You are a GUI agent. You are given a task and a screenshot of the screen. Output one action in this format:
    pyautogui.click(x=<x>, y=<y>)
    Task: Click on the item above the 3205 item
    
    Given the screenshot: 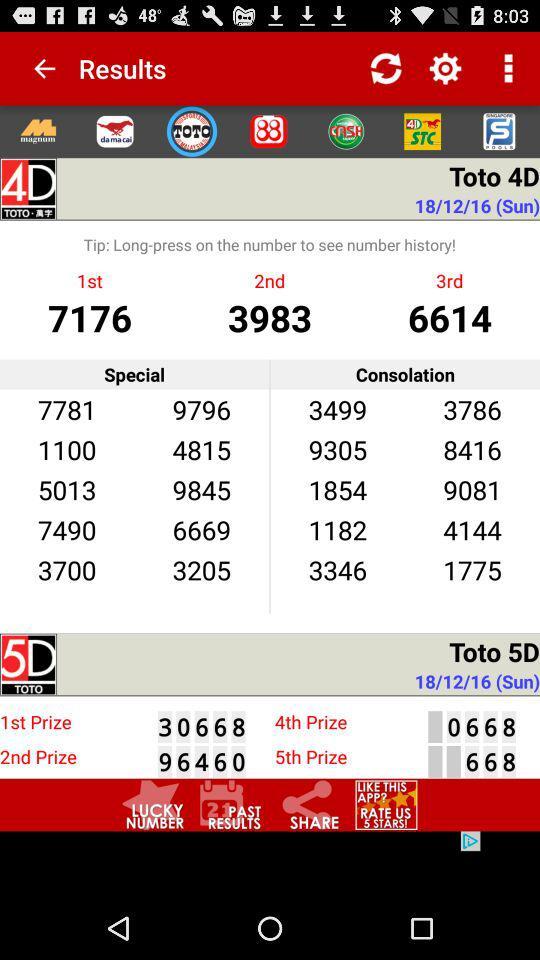 What is the action you would take?
    pyautogui.click(x=201, y=528)
    